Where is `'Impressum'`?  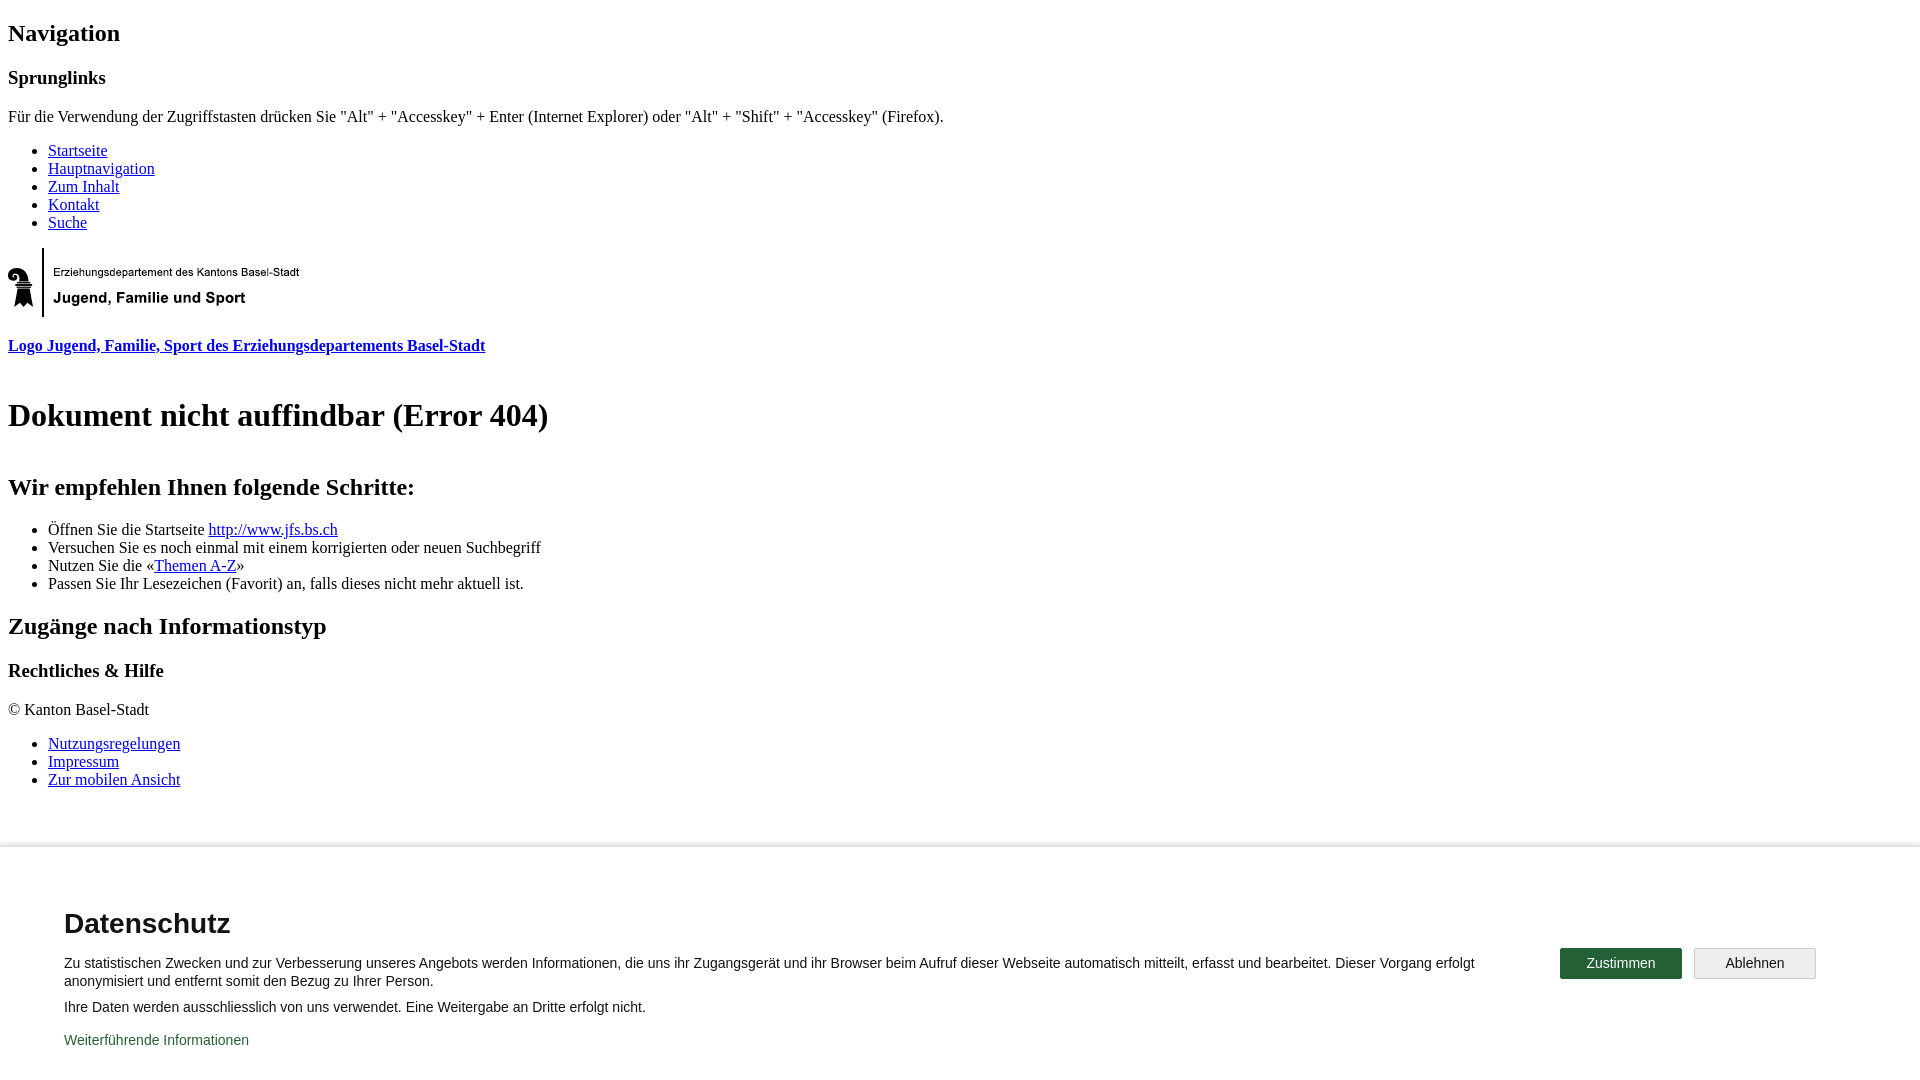 'Impressum' is located at coordinates (82, 761).